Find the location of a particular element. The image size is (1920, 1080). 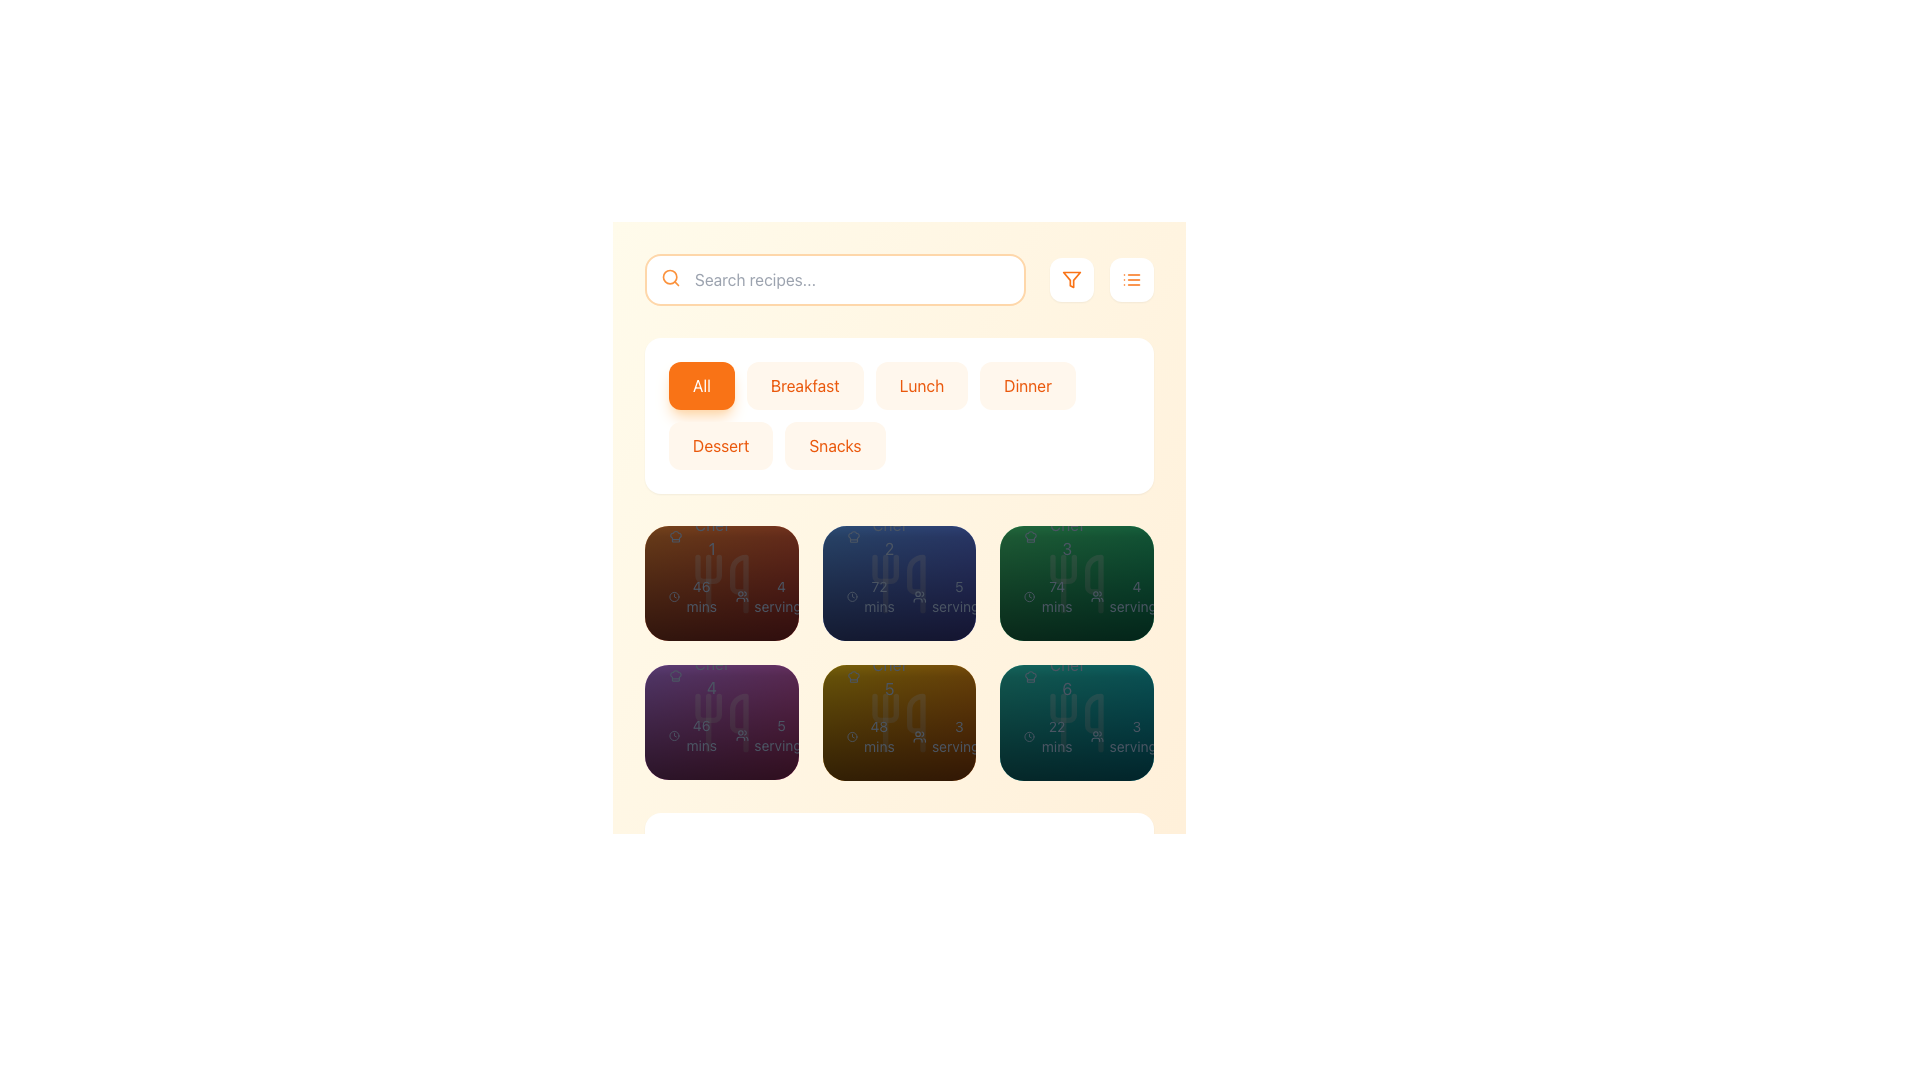

the share button, which is the third button from the right in the bottom panel of the green recipe tile, located near the bottom-right corner of the tile is located at coordinates (1137, 583).